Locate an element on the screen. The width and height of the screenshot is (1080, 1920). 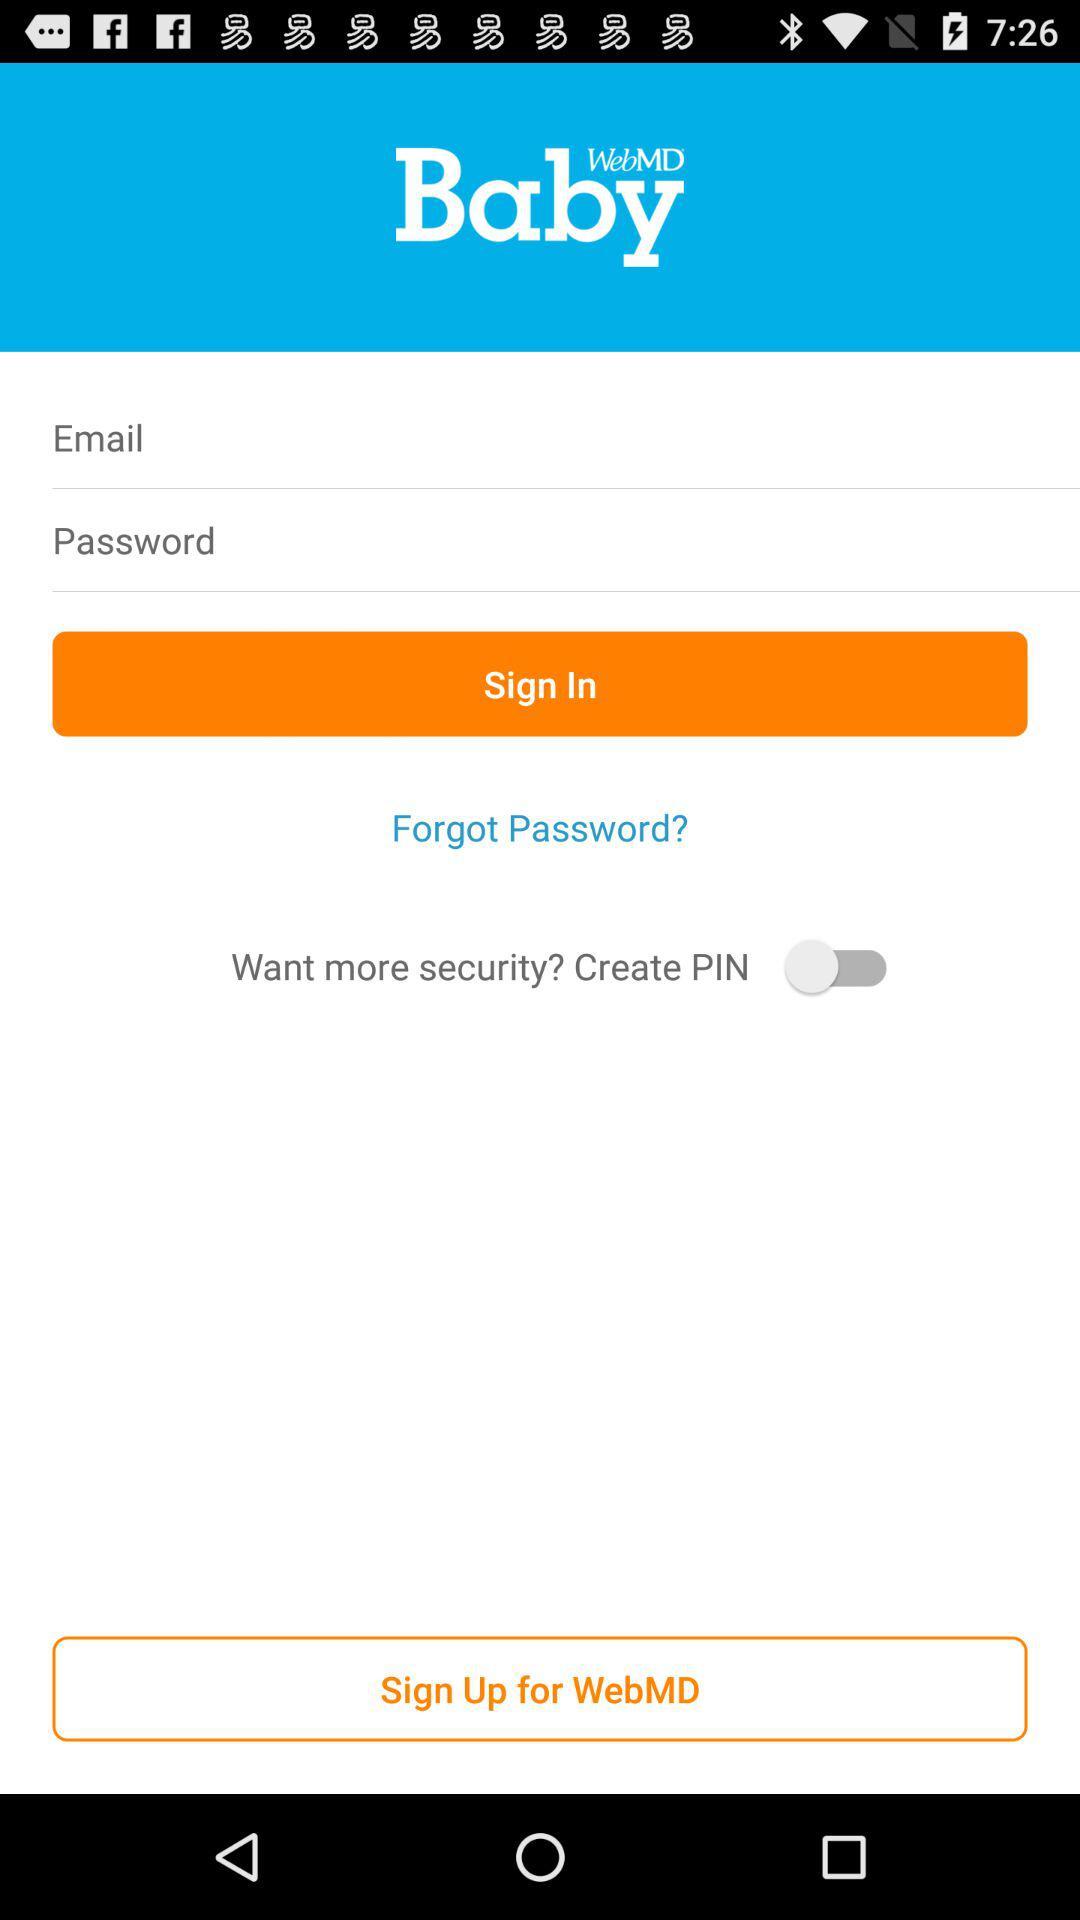
the item next to the password item is located at coordinates (668, 539).